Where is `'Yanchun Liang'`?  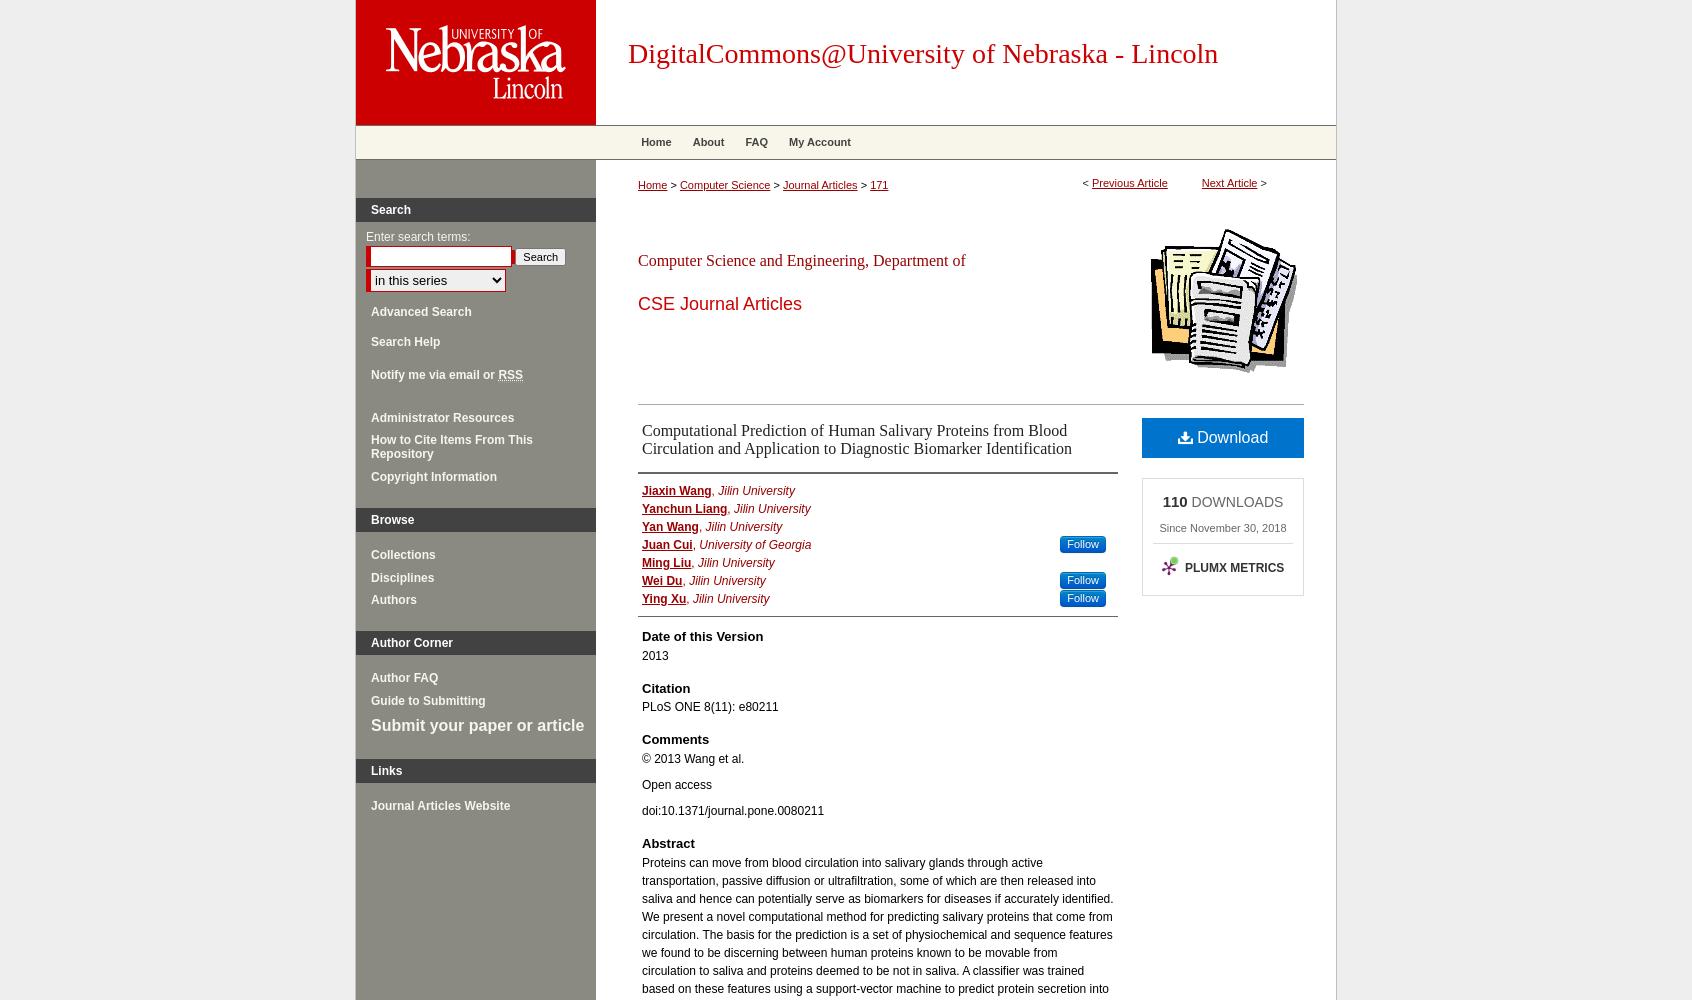 'Yanchun Liang' is located at coordinates (684, 509).